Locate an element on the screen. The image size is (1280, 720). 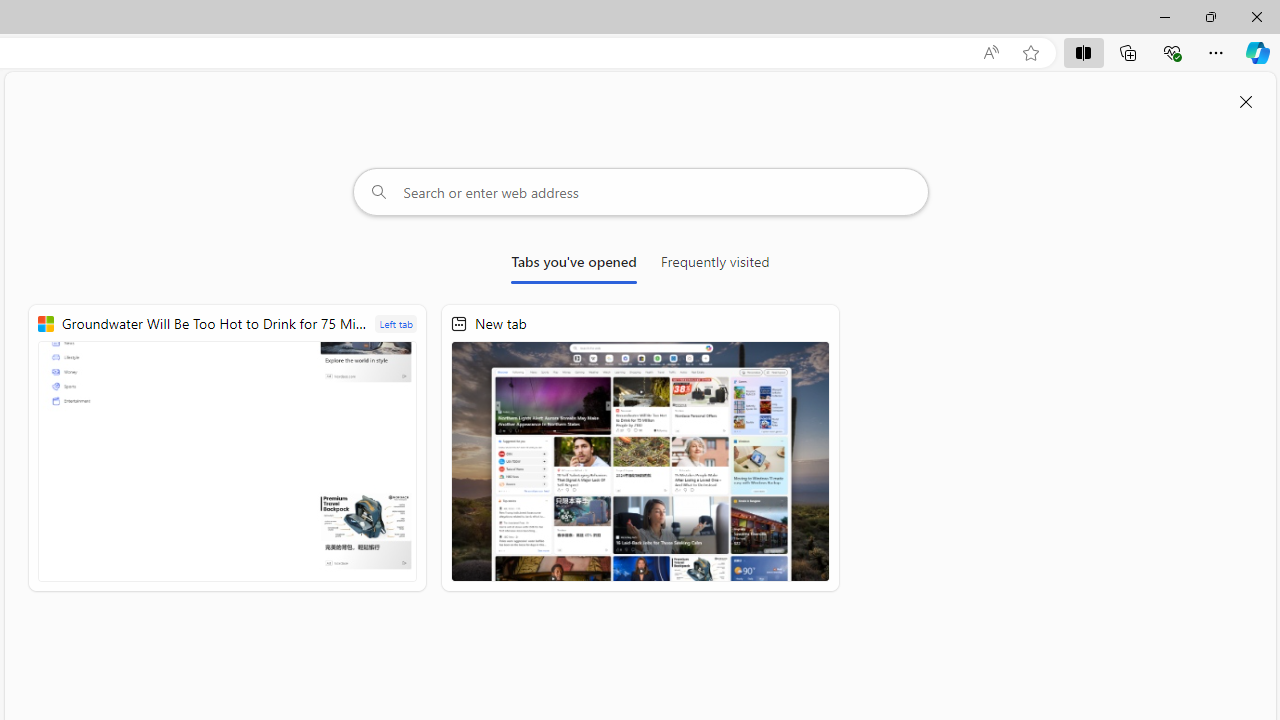
'Close split screen' is located at coordinates (1245, 102).